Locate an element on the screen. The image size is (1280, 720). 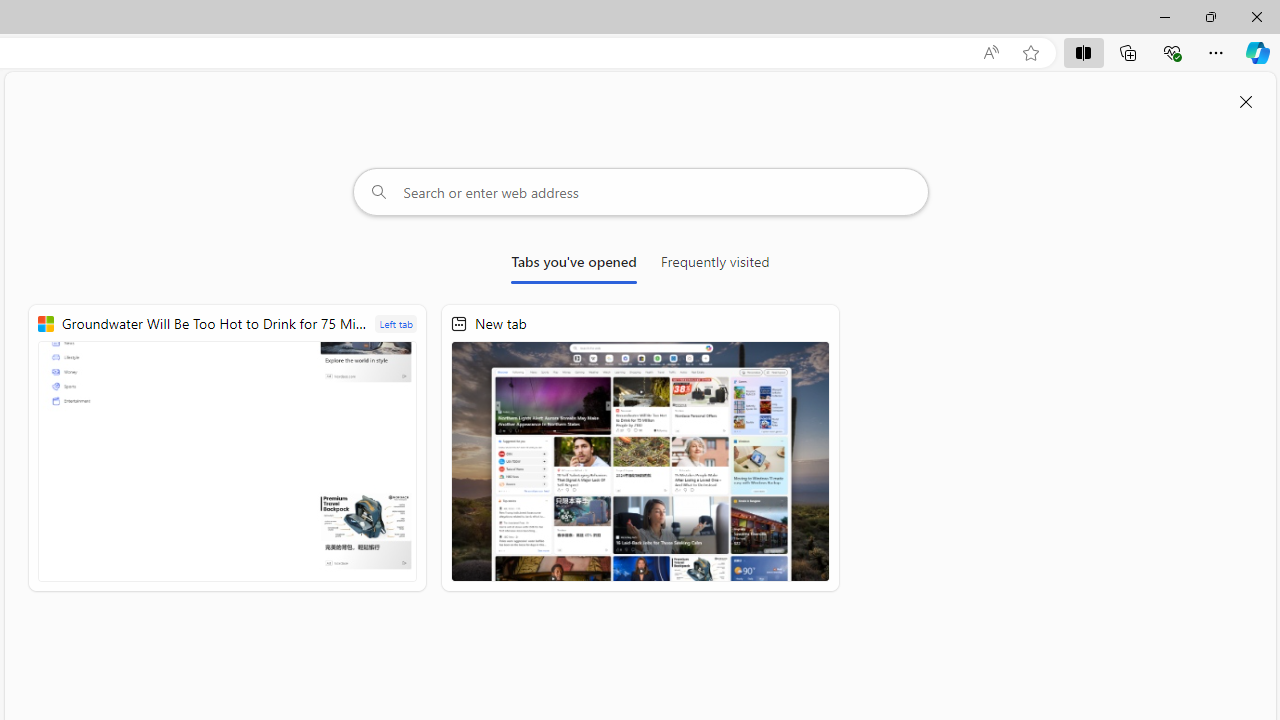
'Close split screen' is located at coordinates (1245, 102).